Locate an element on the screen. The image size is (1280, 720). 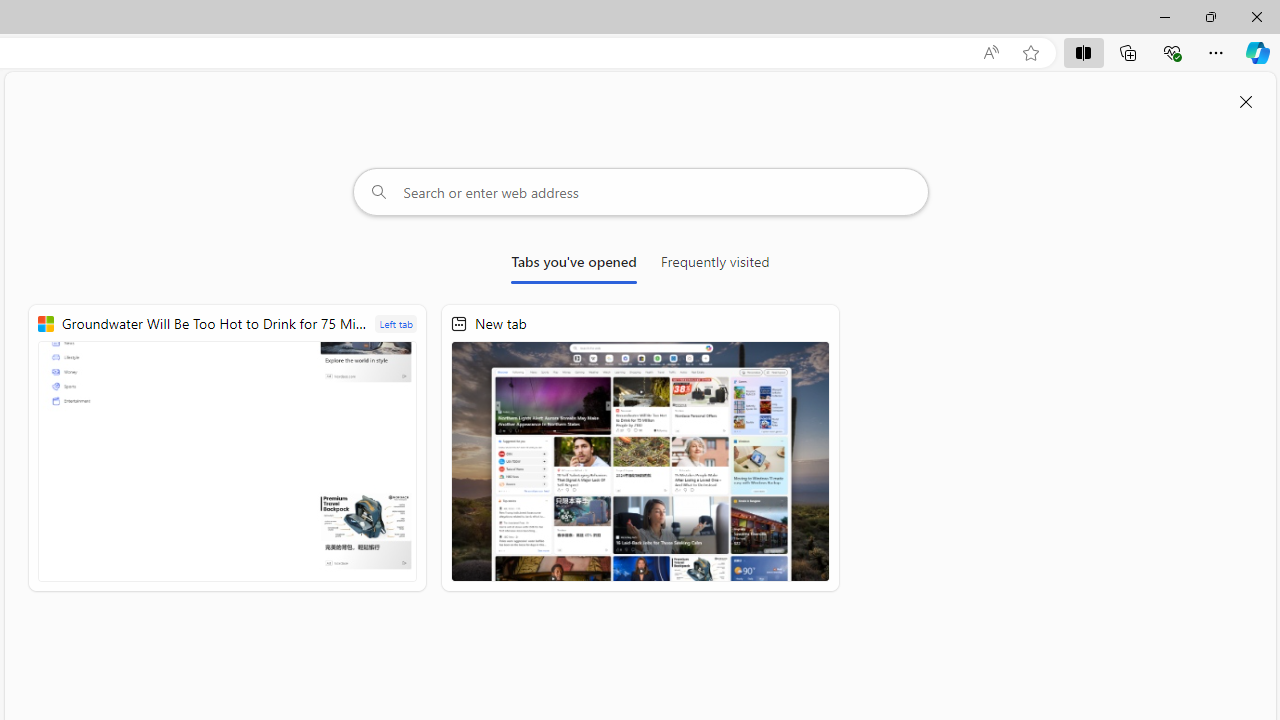
'Close split screen' is located at coordinates (1245, 102).